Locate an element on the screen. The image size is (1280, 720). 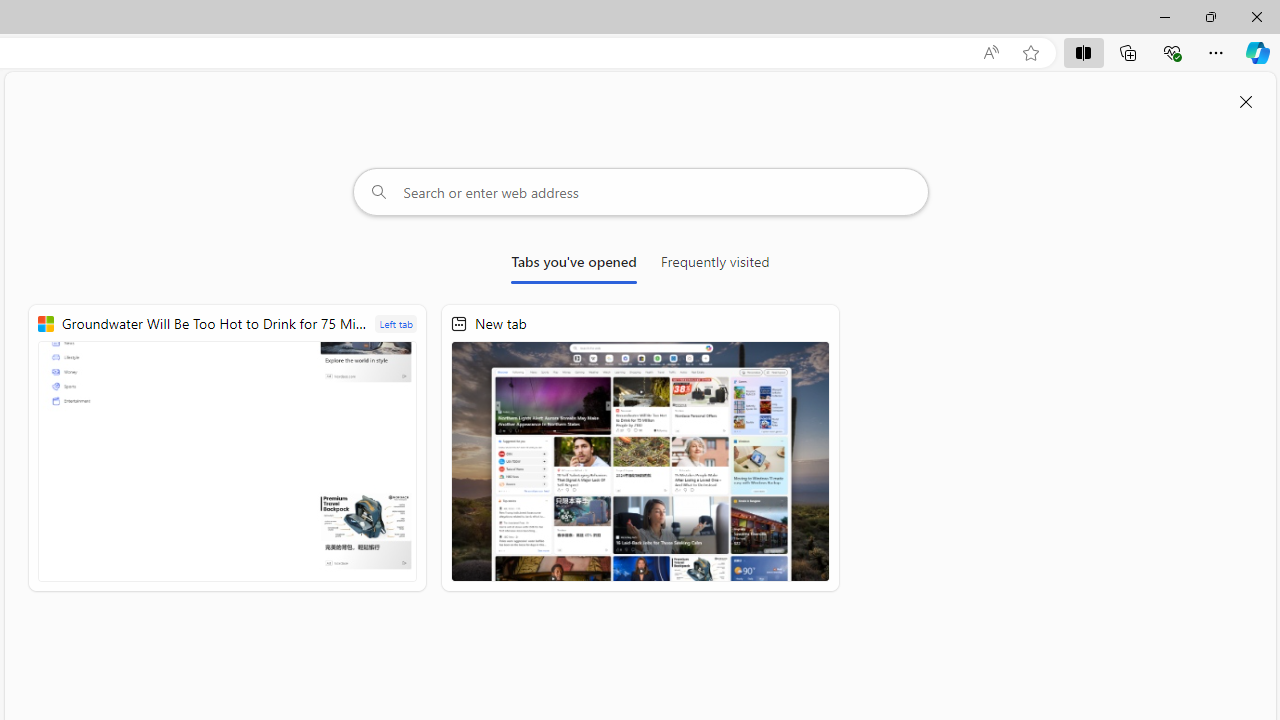
'Close split screen' is located at coordinates (1245, 102).